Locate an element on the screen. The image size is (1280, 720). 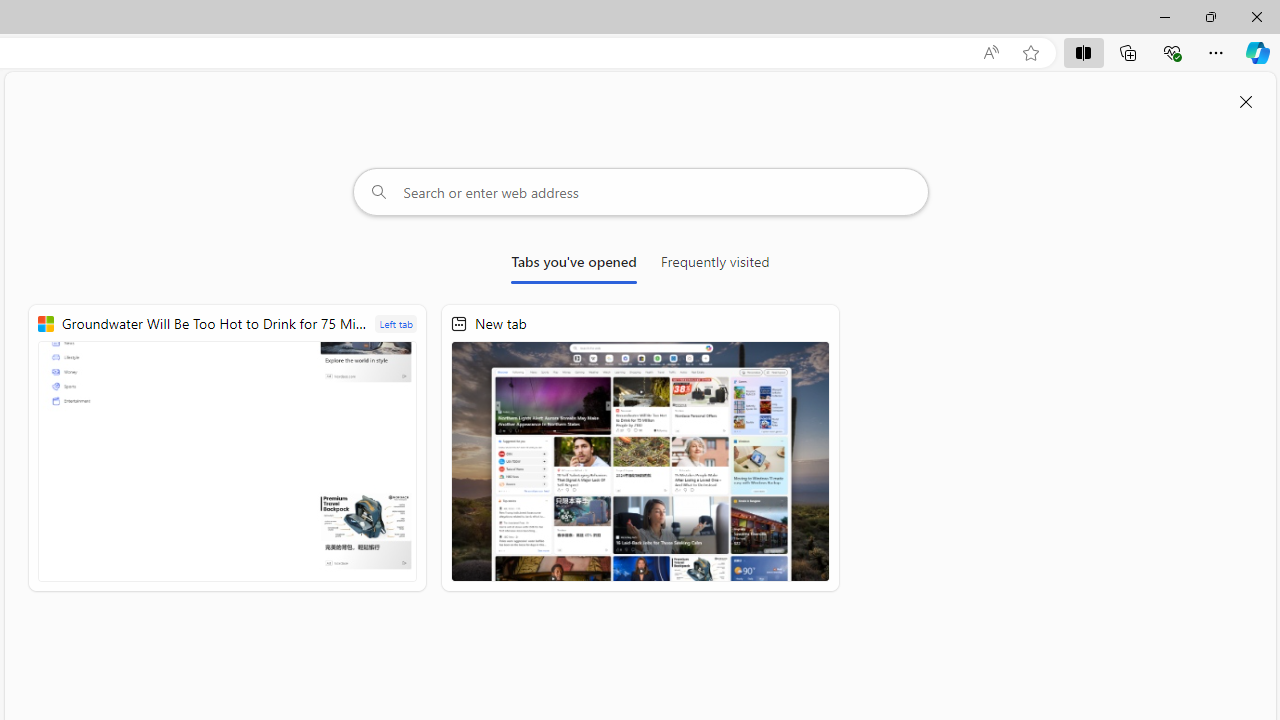
'Close split screen' is located at coordinates (1245, 102).